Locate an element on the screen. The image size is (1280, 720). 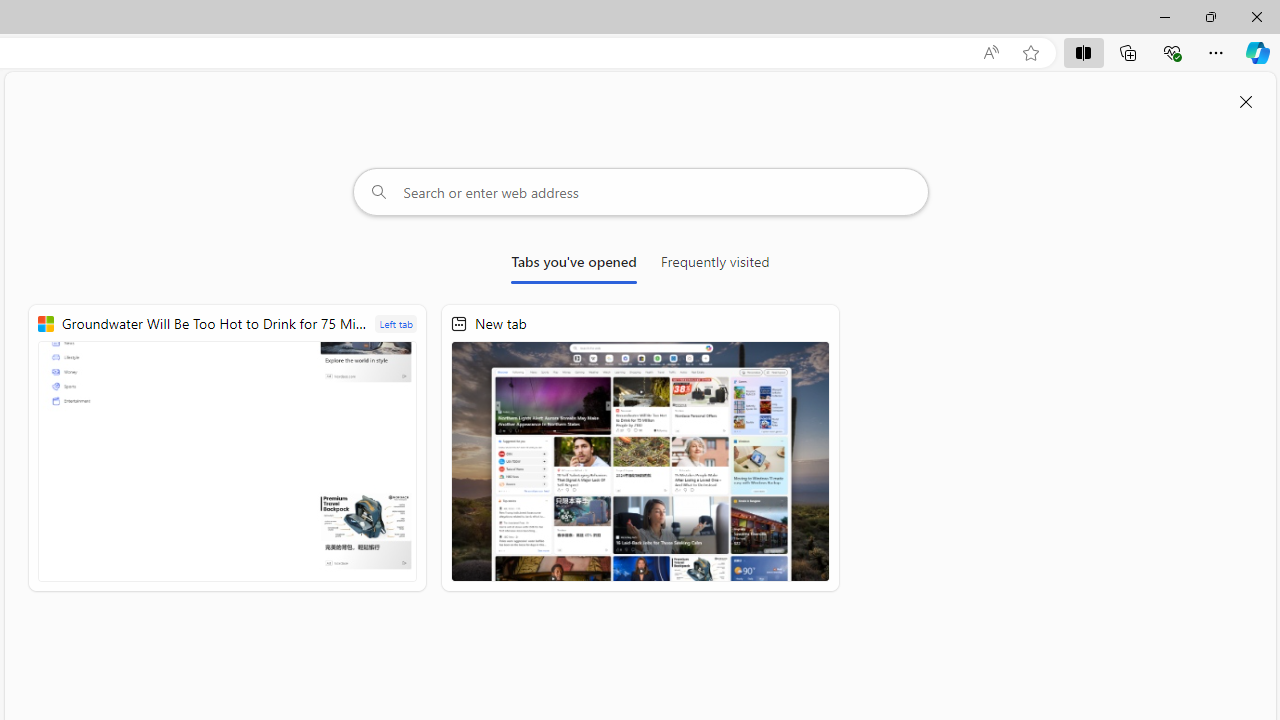
'Close split screen' is located at coordinates (1245, 102).